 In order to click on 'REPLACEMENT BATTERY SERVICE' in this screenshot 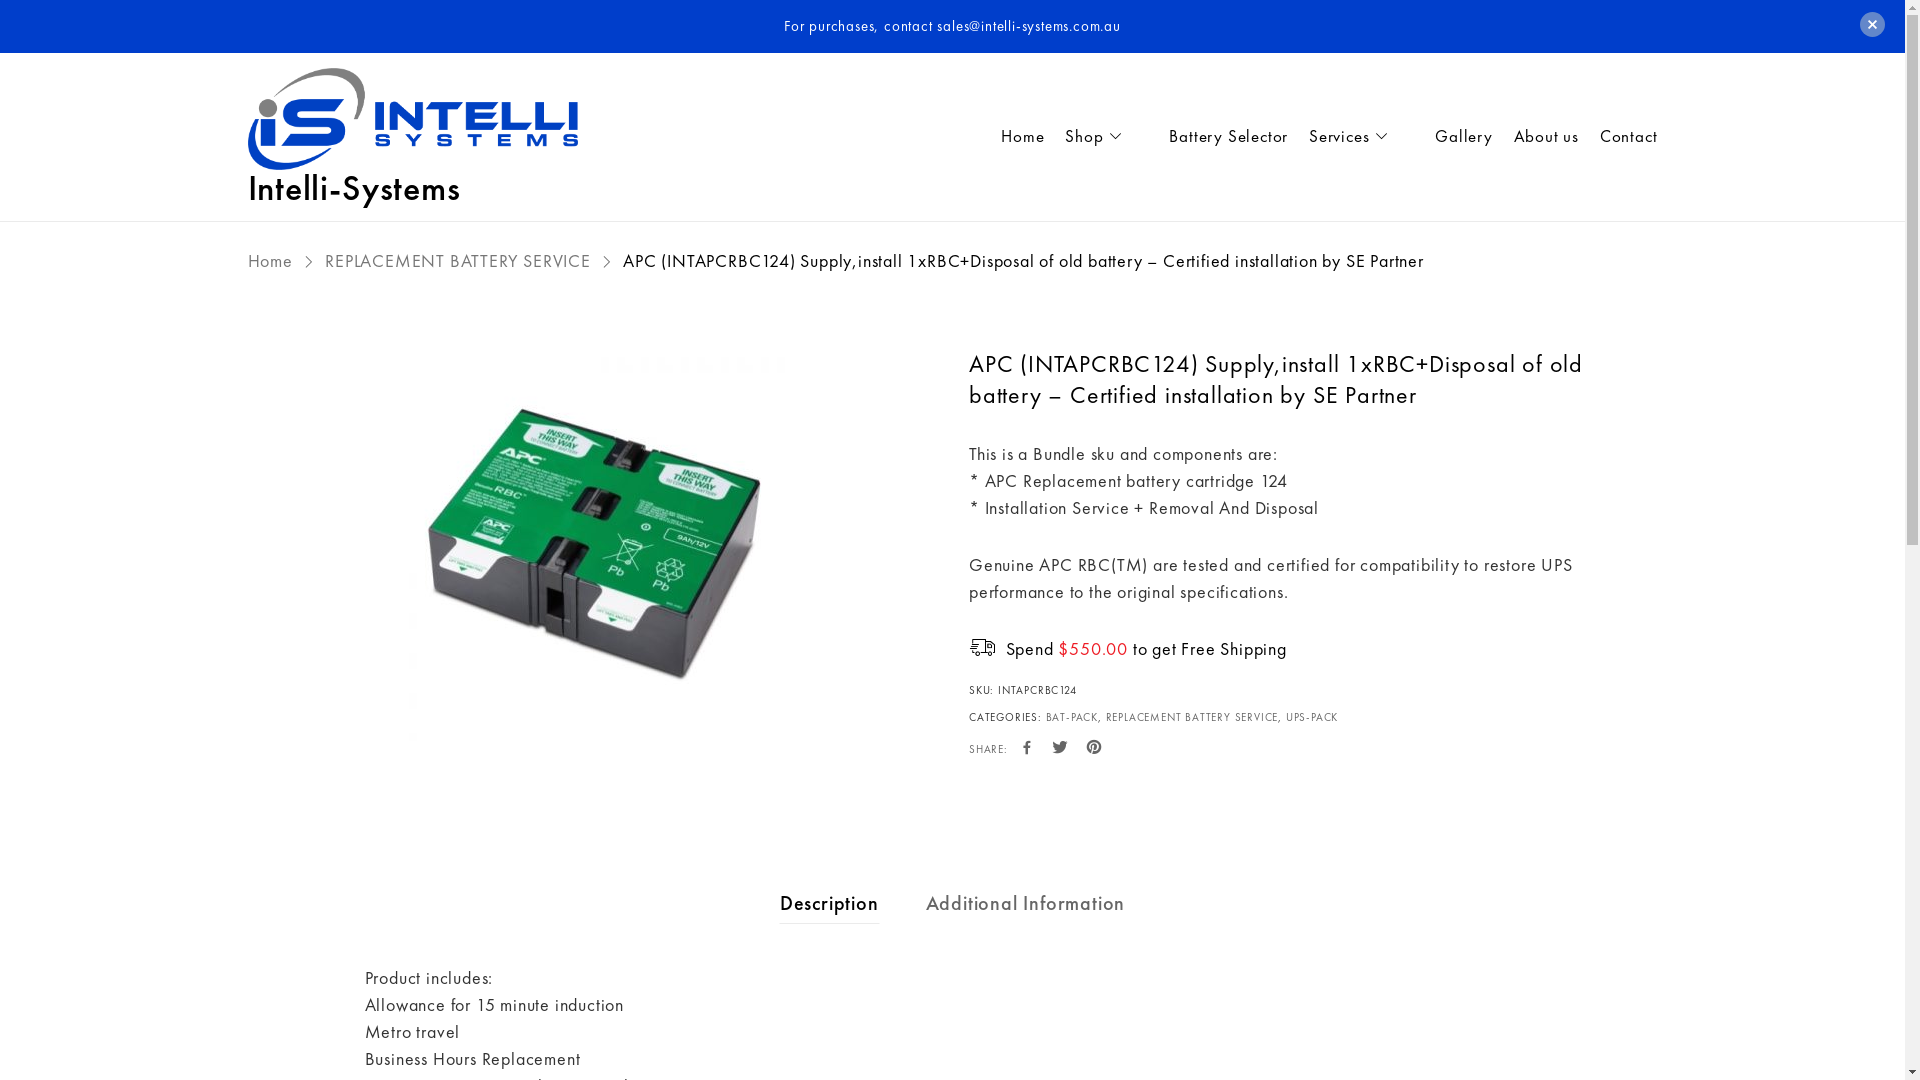, I will do `click(325, 259)`.